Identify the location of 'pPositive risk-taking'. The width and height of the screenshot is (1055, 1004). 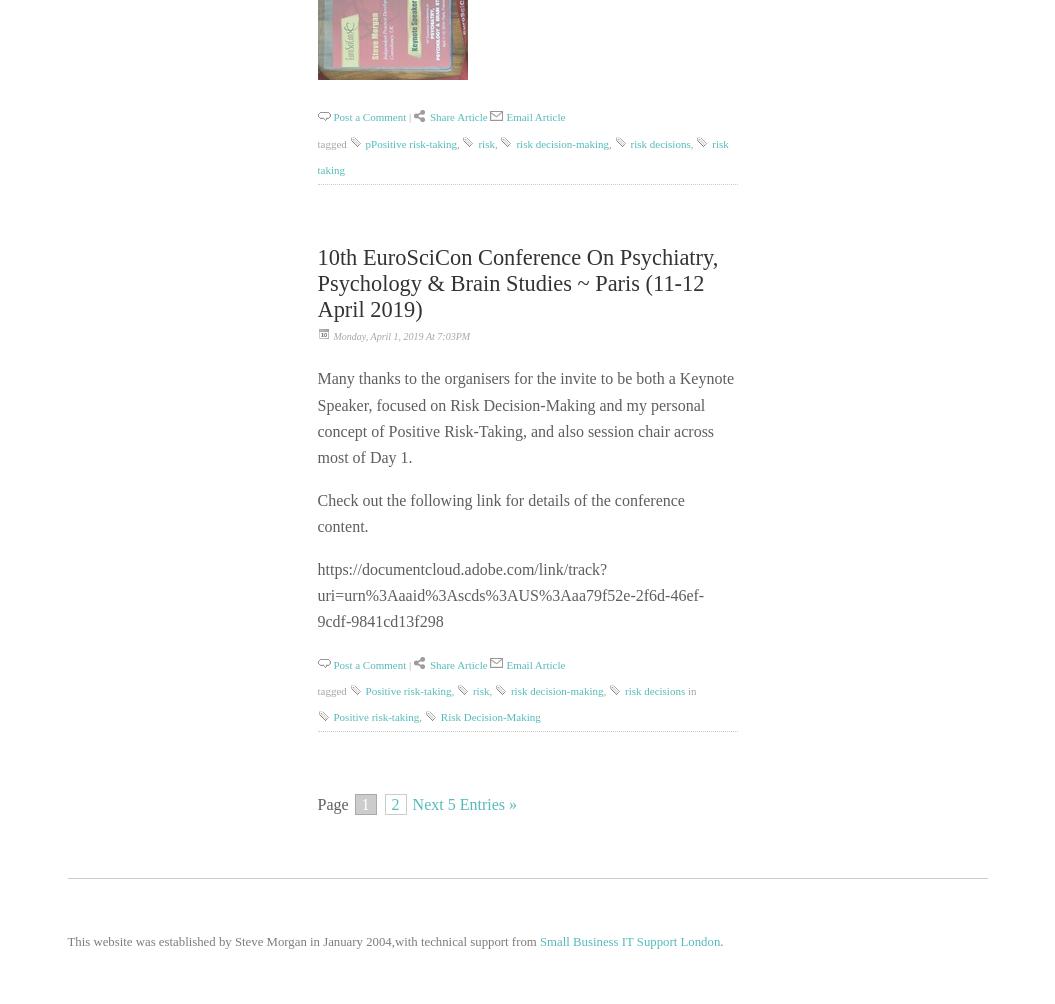
(410, 141).